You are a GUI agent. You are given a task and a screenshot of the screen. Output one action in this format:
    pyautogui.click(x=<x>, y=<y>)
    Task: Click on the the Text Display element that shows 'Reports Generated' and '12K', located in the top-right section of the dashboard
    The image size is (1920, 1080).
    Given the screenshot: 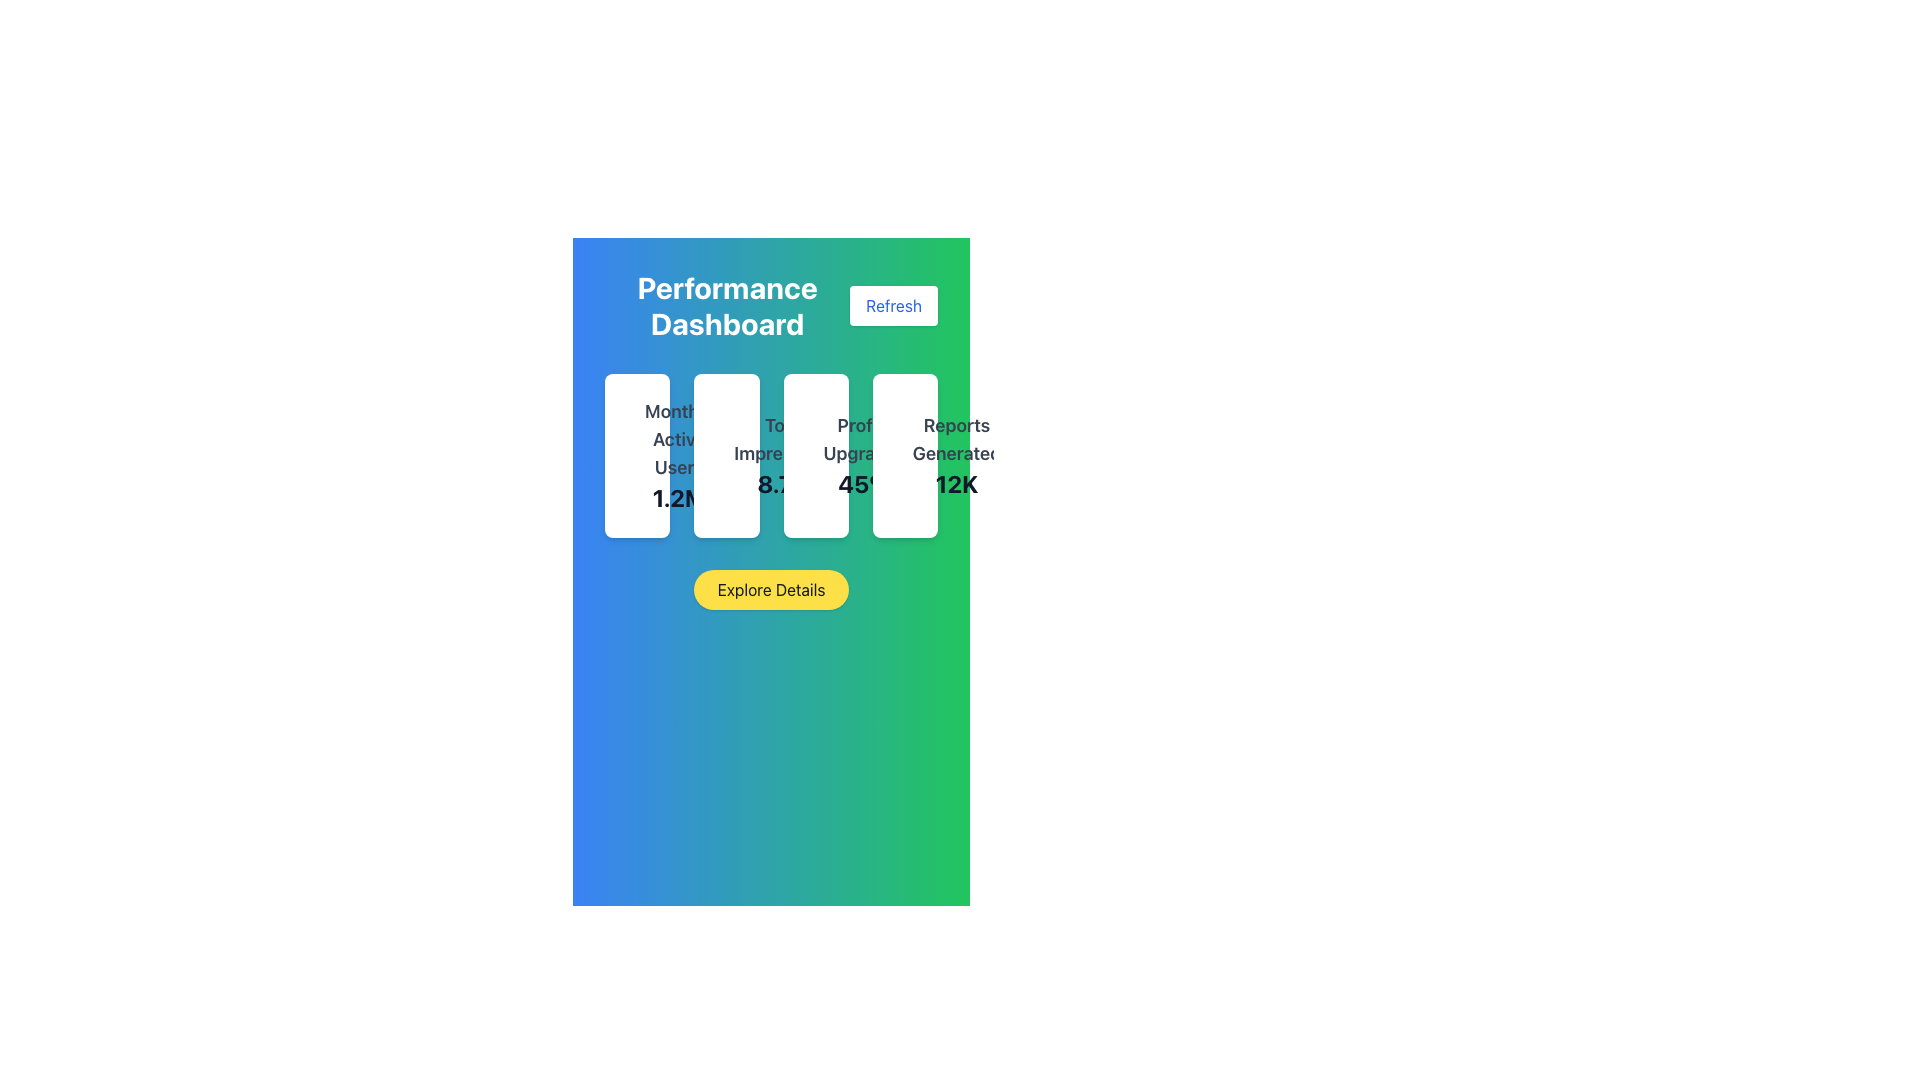 What is the action you would take?
    pyautogui.click(x=955, y=455)
    